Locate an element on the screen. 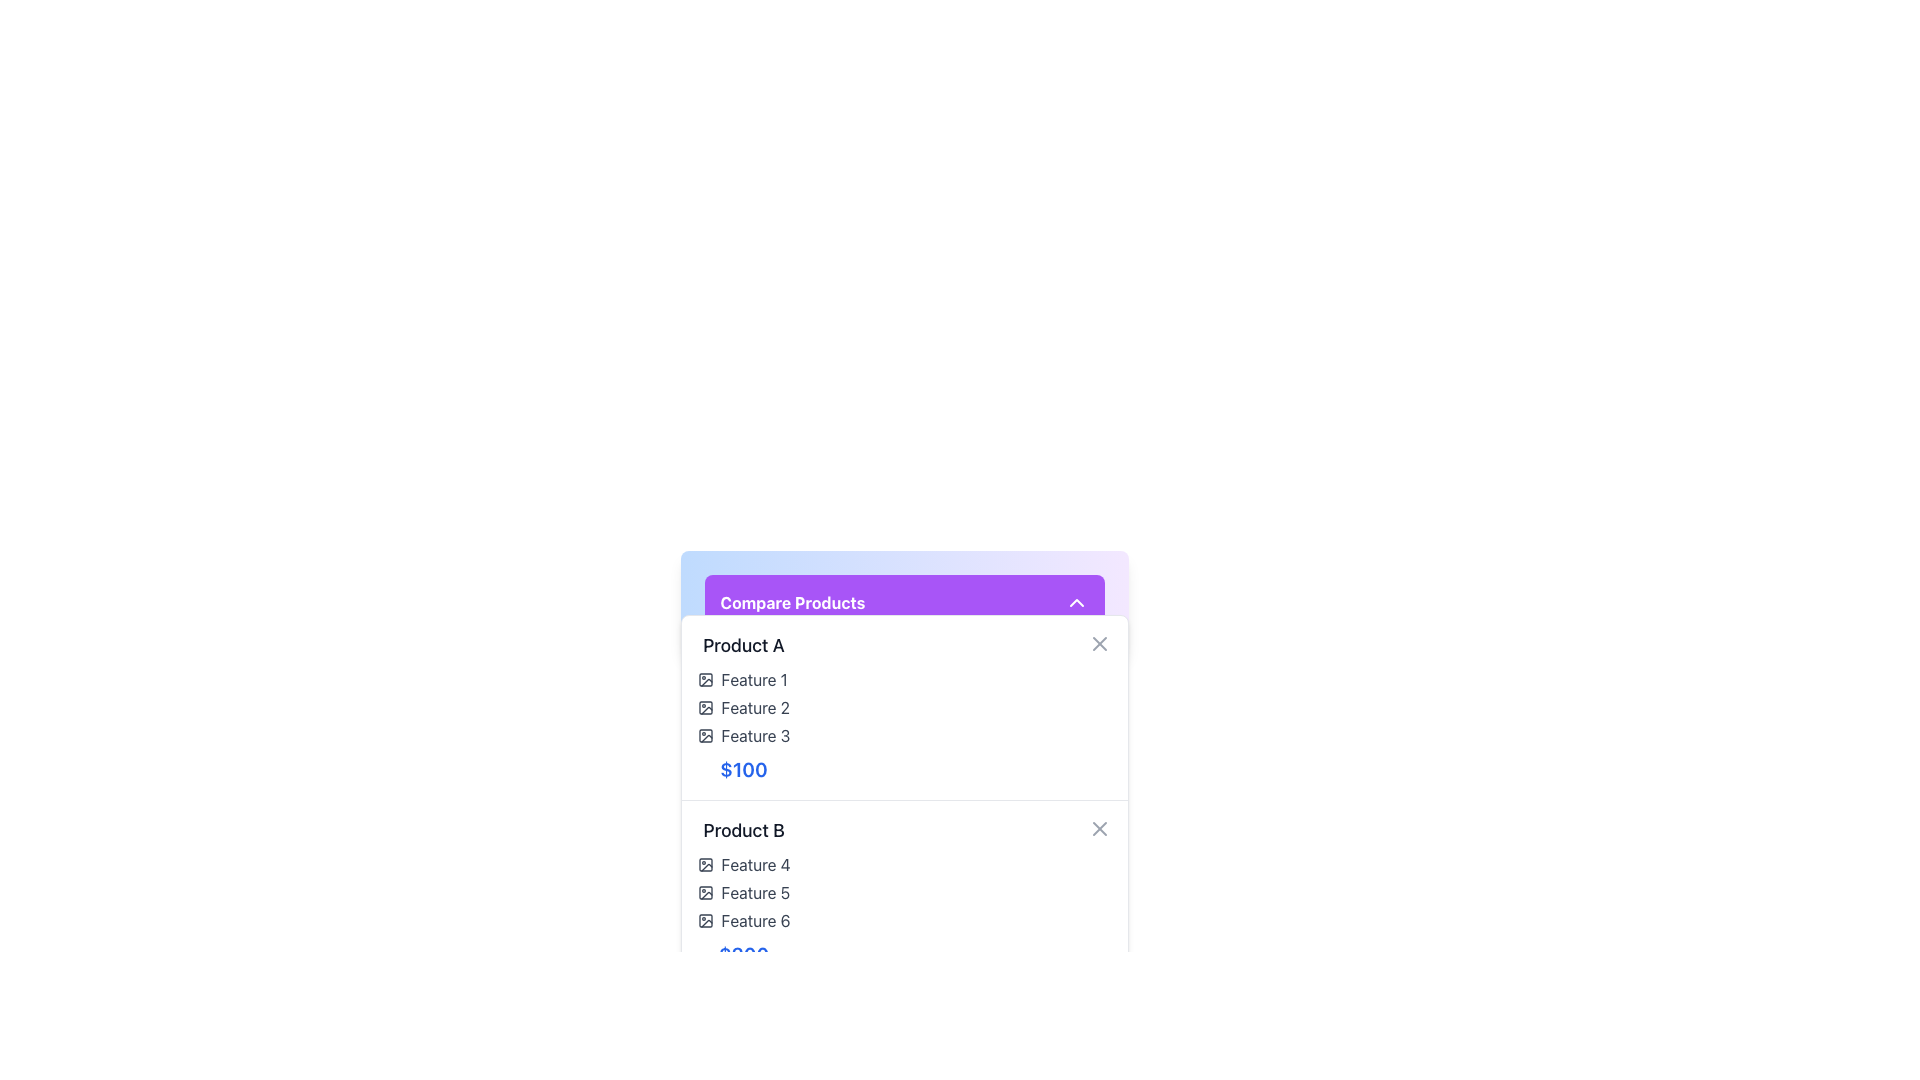 The width and height of the screenshot is (1920, 1080). the Text Label that displays the price of 'Product B', located at the bottom of the product card is located at coordinates (743, 954).